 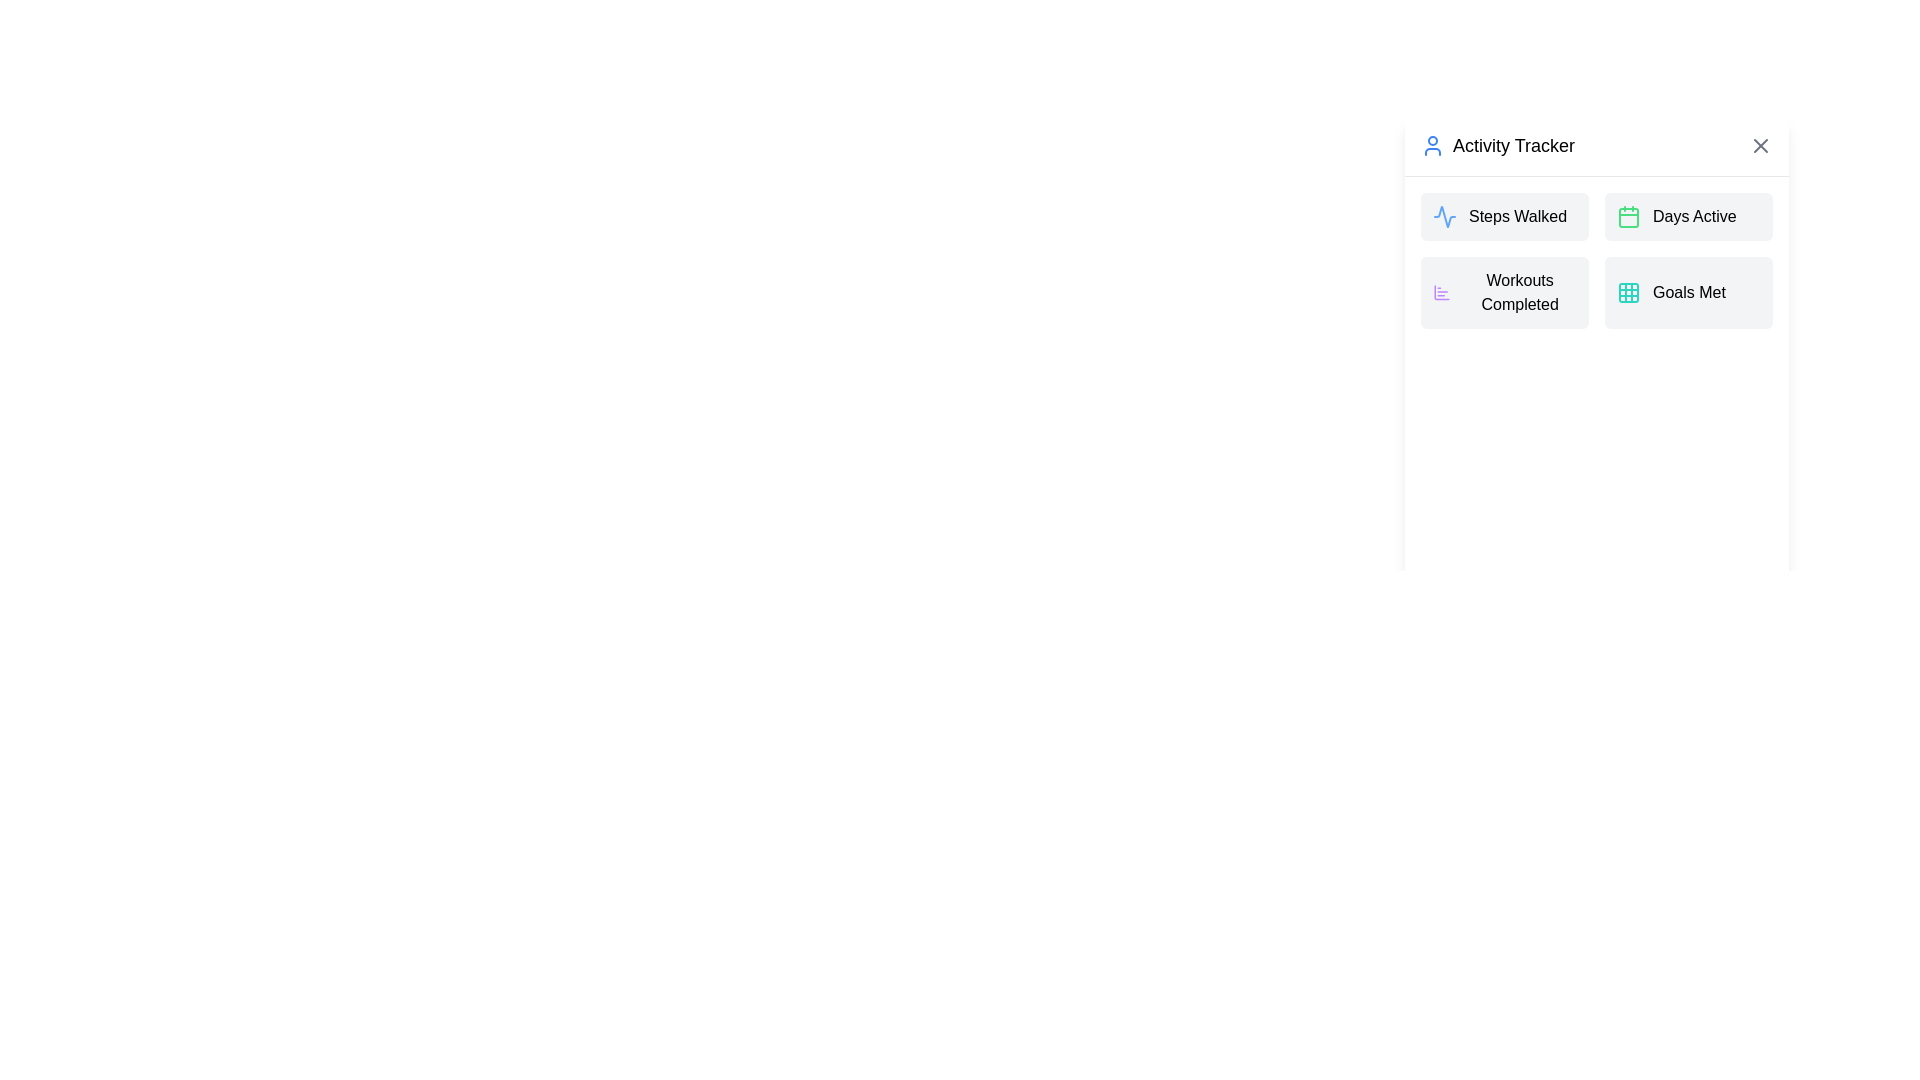 I want to click on the 'Workouts Completed' button located in the lower-left corner of the 2 by 2 grid in the 'Activity Tracker' section for accessibility purposes, so click(x=1505, y=293).